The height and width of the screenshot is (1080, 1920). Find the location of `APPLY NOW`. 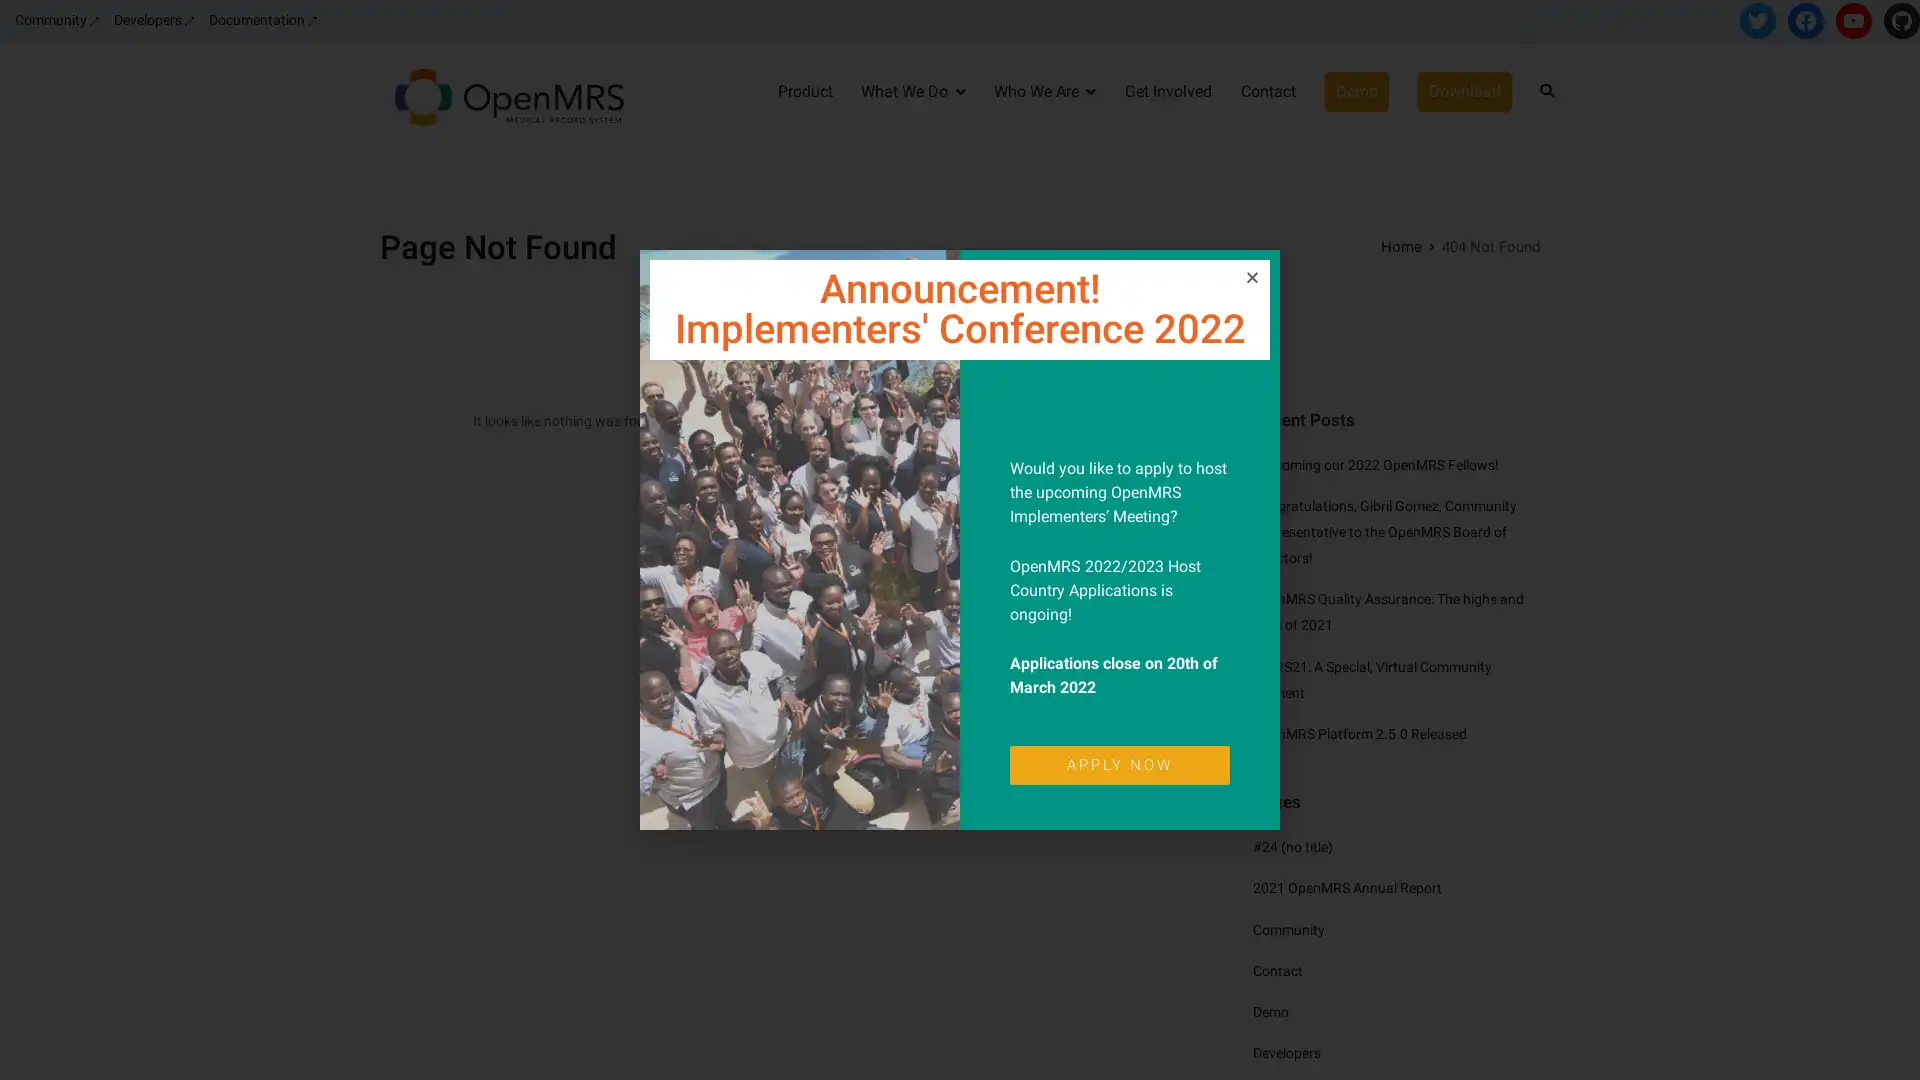

APPLY NOW is located at coordinates (1118, 765).